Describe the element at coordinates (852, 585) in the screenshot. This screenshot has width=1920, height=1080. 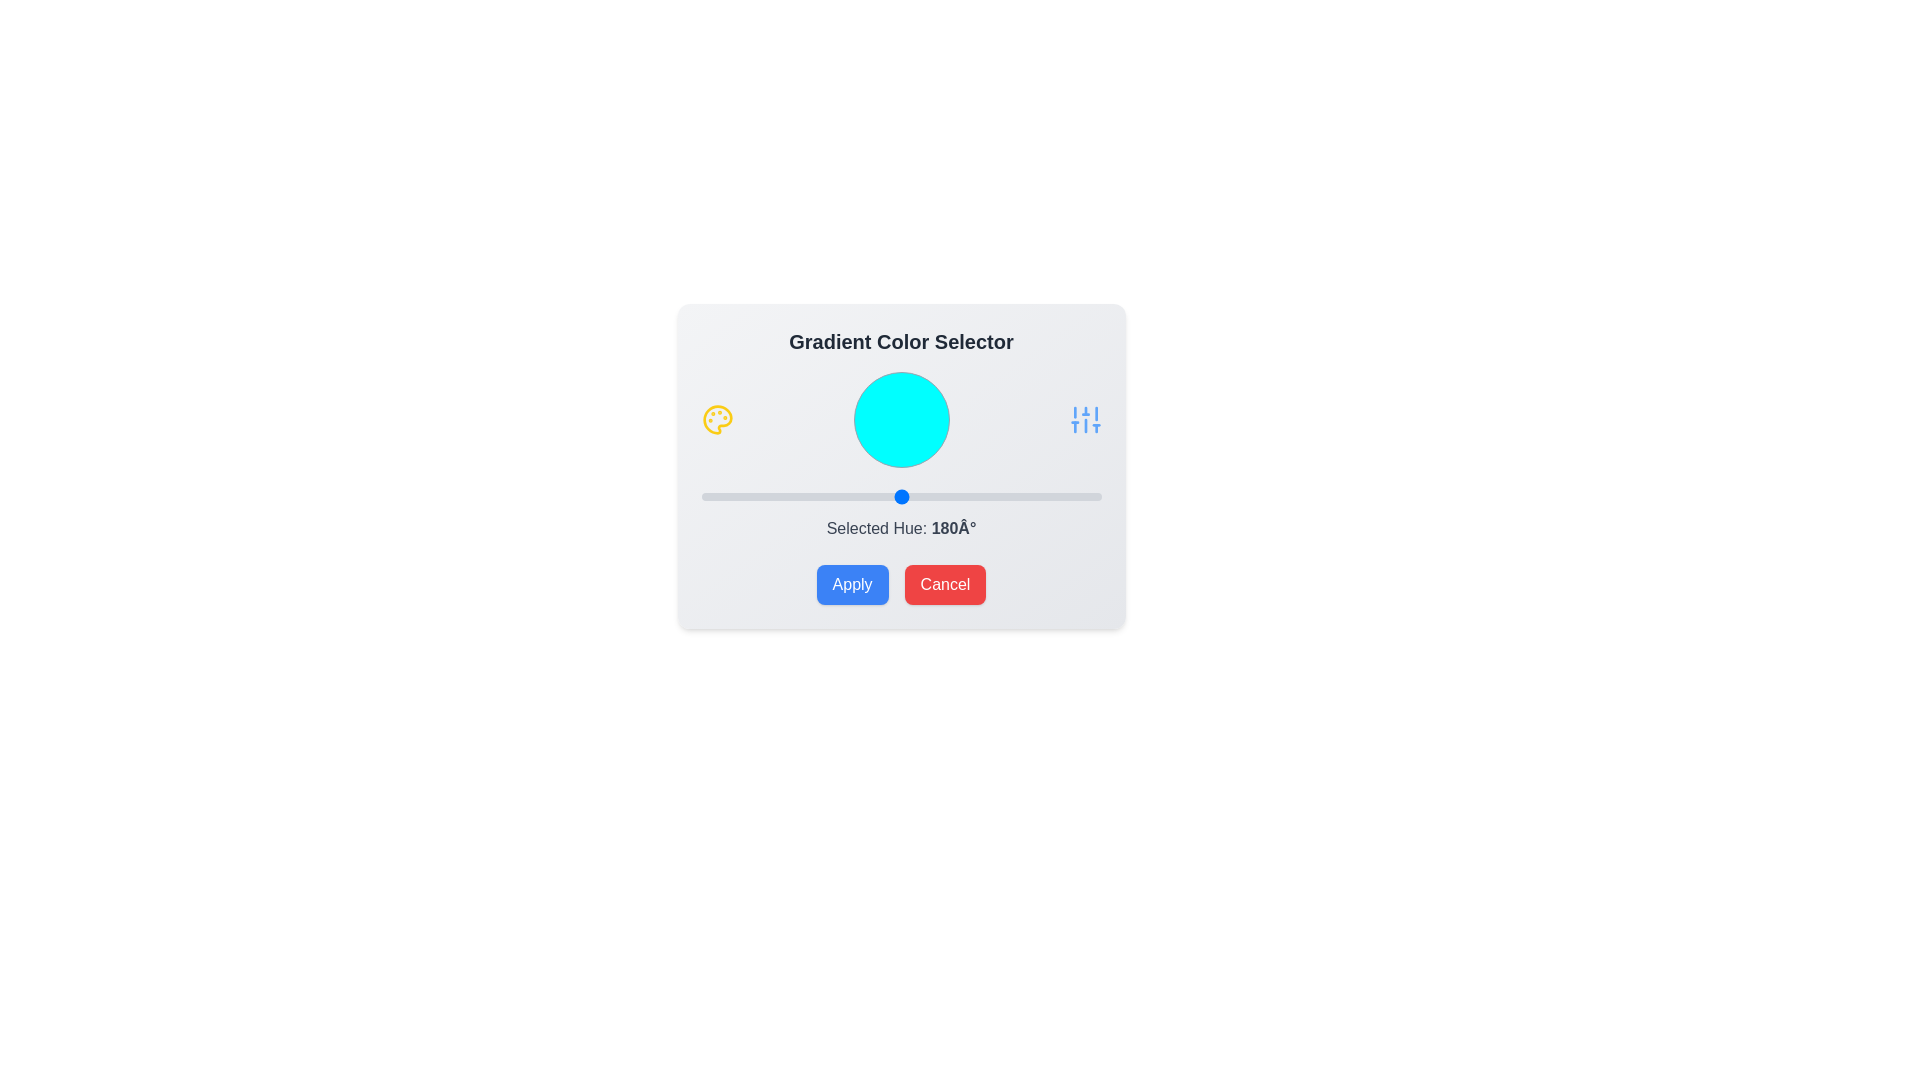
I see `the 'Apply' button to confirm the selected gradient color` at that location.